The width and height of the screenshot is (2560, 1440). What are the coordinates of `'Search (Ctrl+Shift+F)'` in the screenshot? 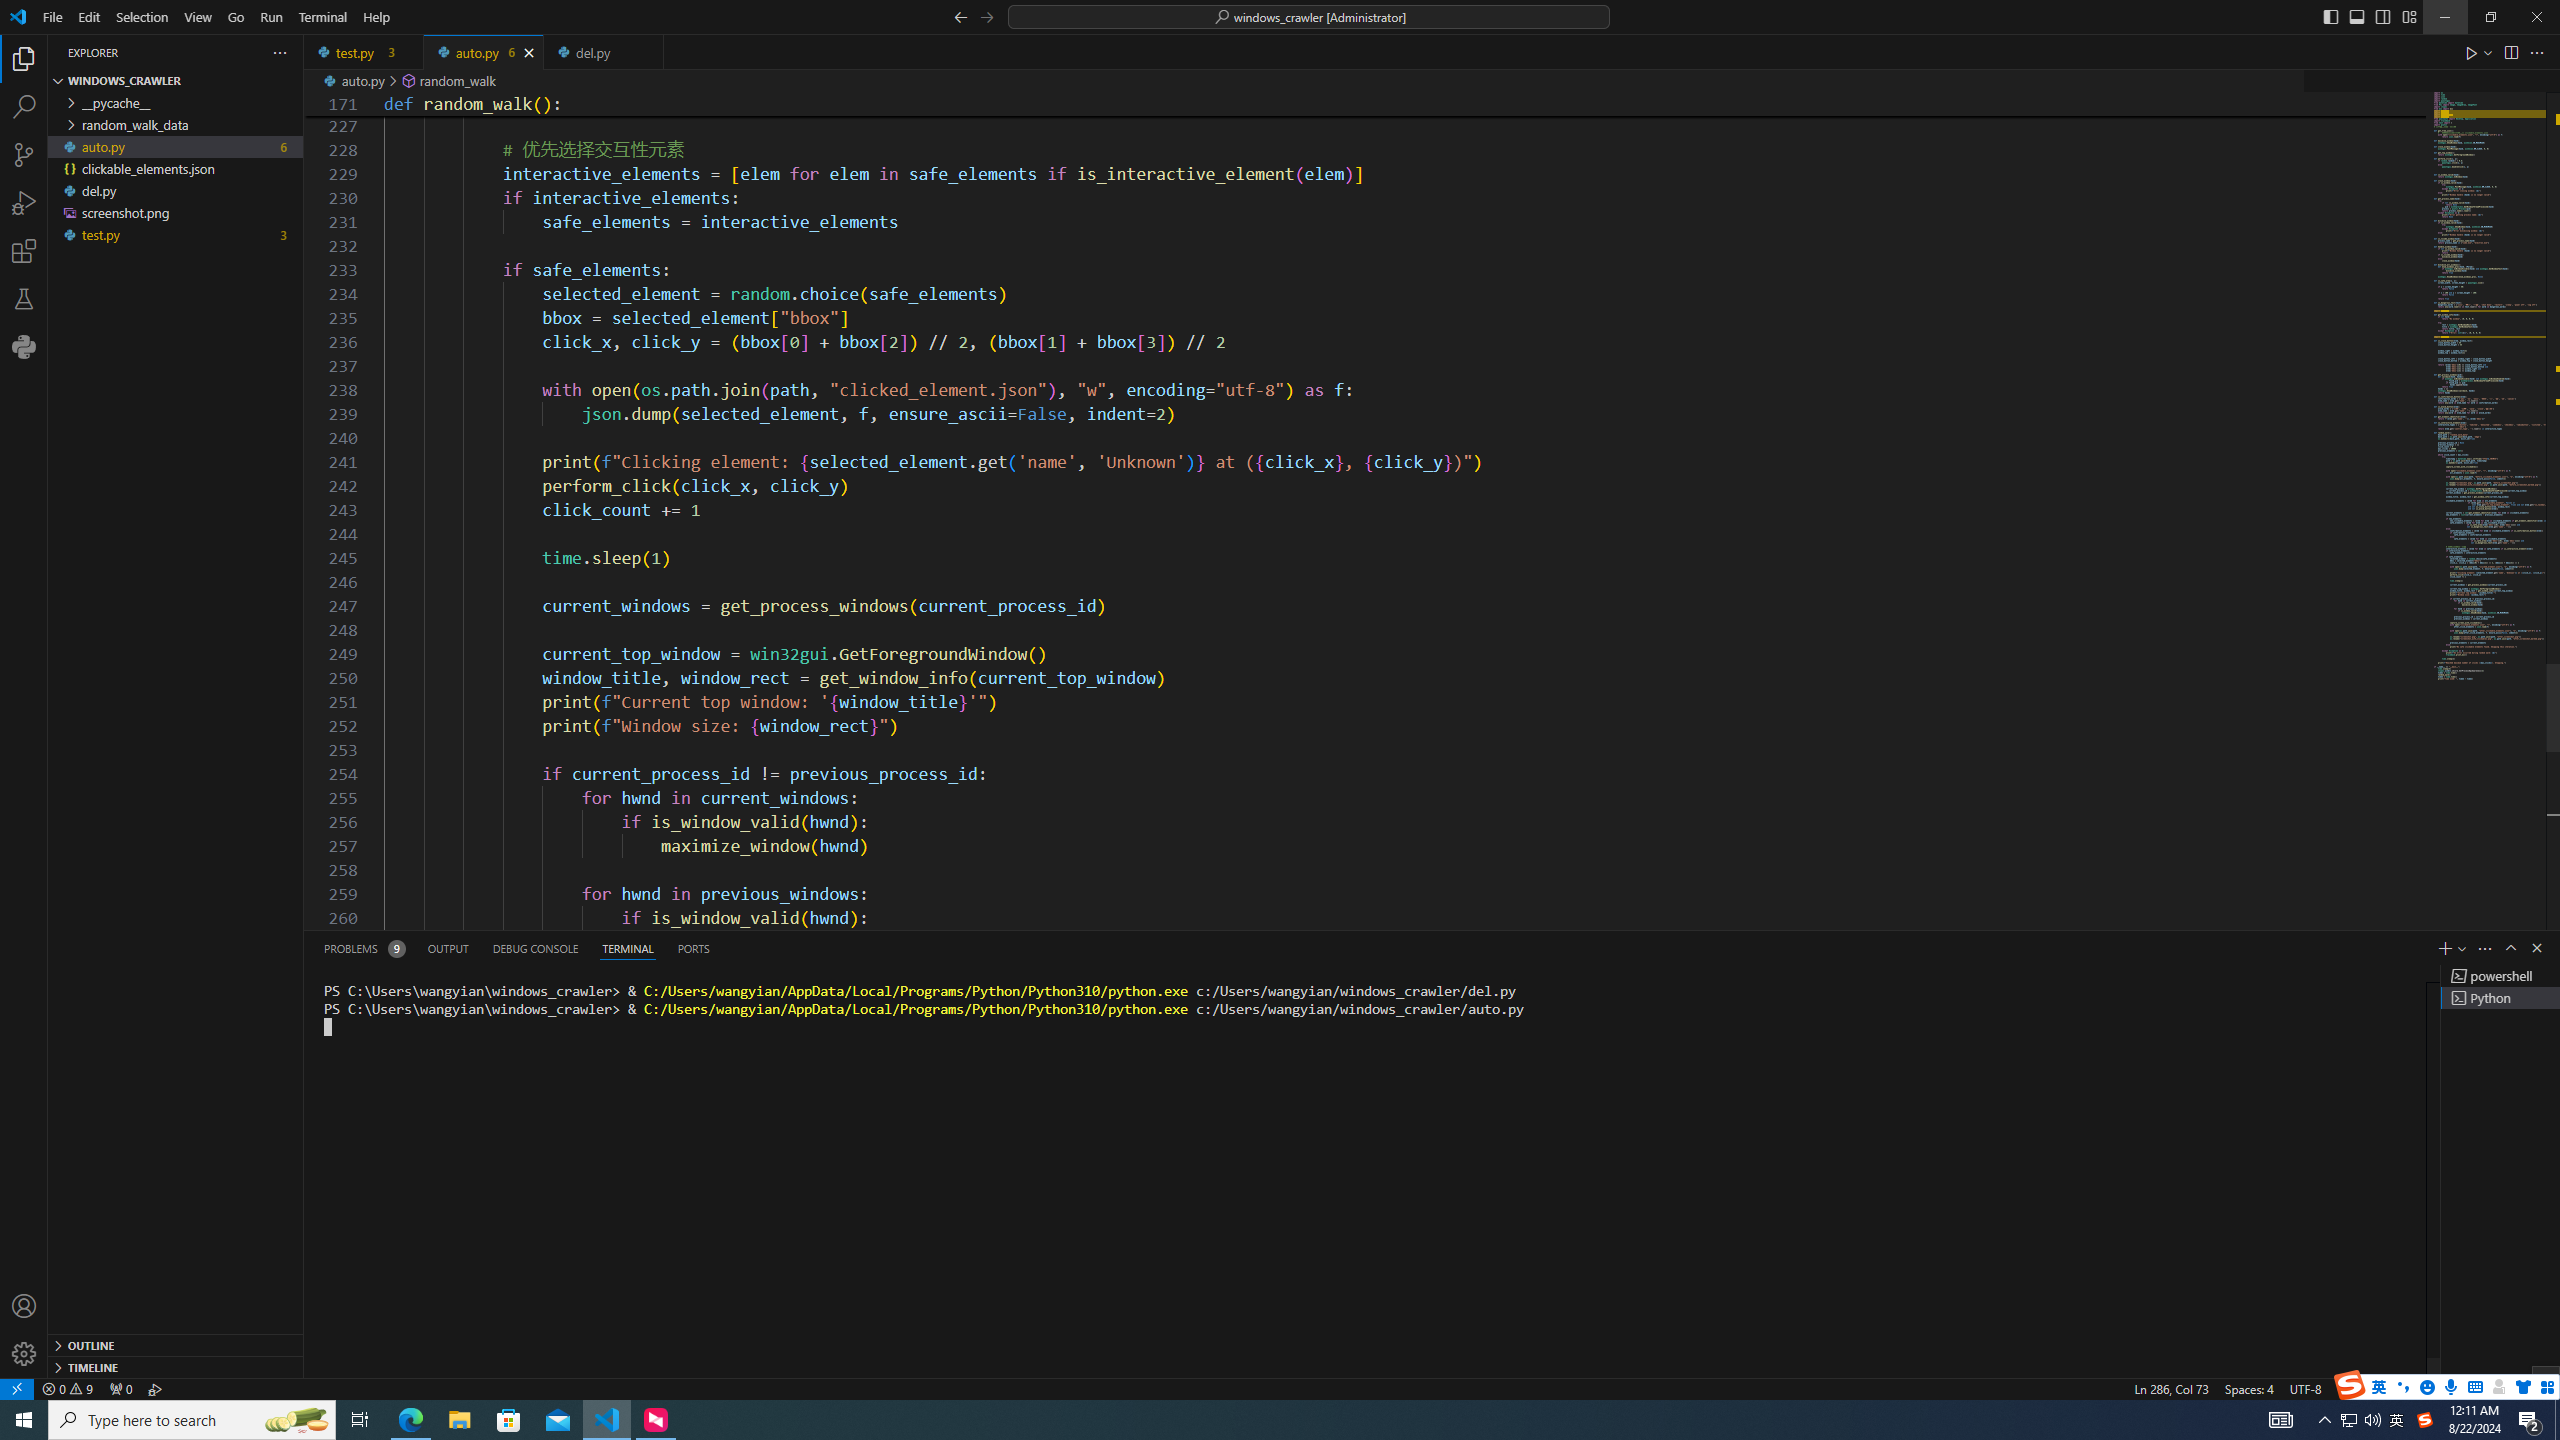 It's located at (24, 107).